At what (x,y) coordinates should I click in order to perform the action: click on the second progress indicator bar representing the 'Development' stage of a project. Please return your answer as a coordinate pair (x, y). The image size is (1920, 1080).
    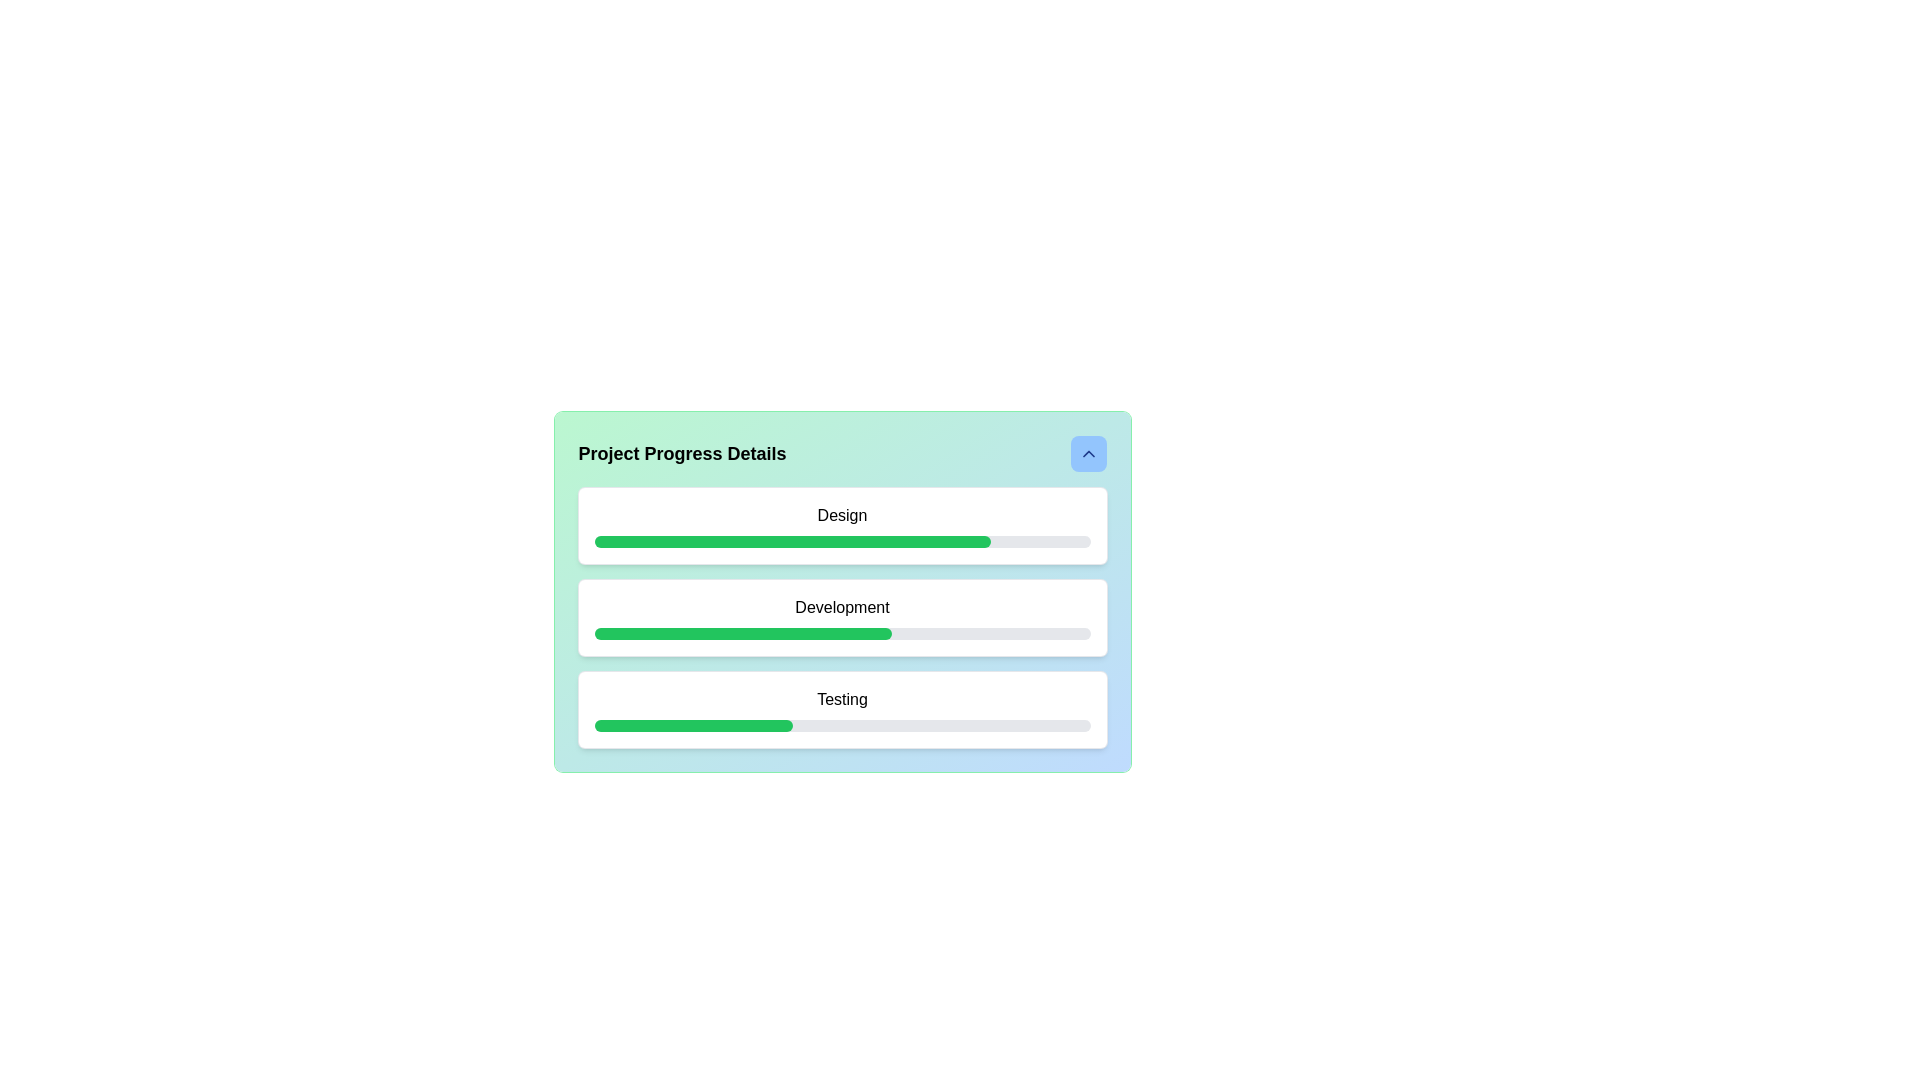
    Looking at the image, I should click on (742, 633).